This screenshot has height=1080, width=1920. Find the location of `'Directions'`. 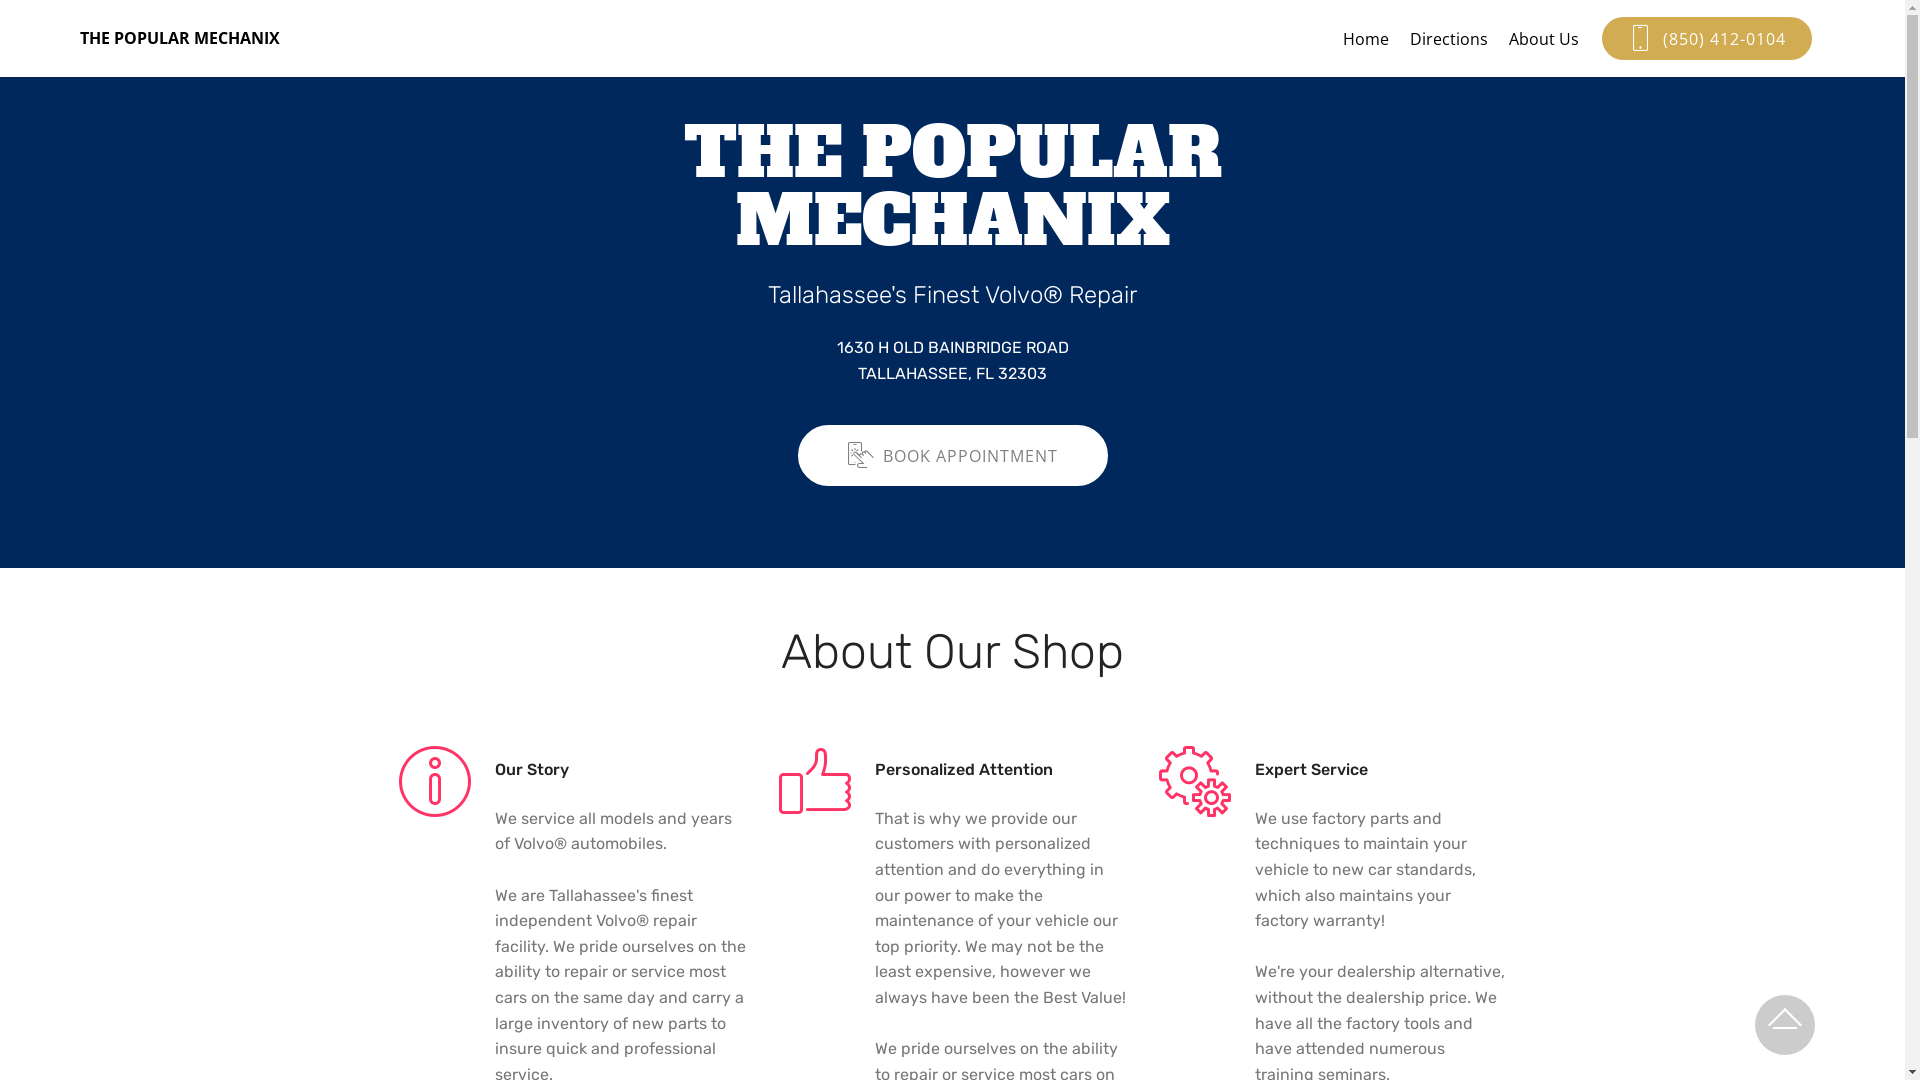

'Directions' is located at coordinates (1409, 38).